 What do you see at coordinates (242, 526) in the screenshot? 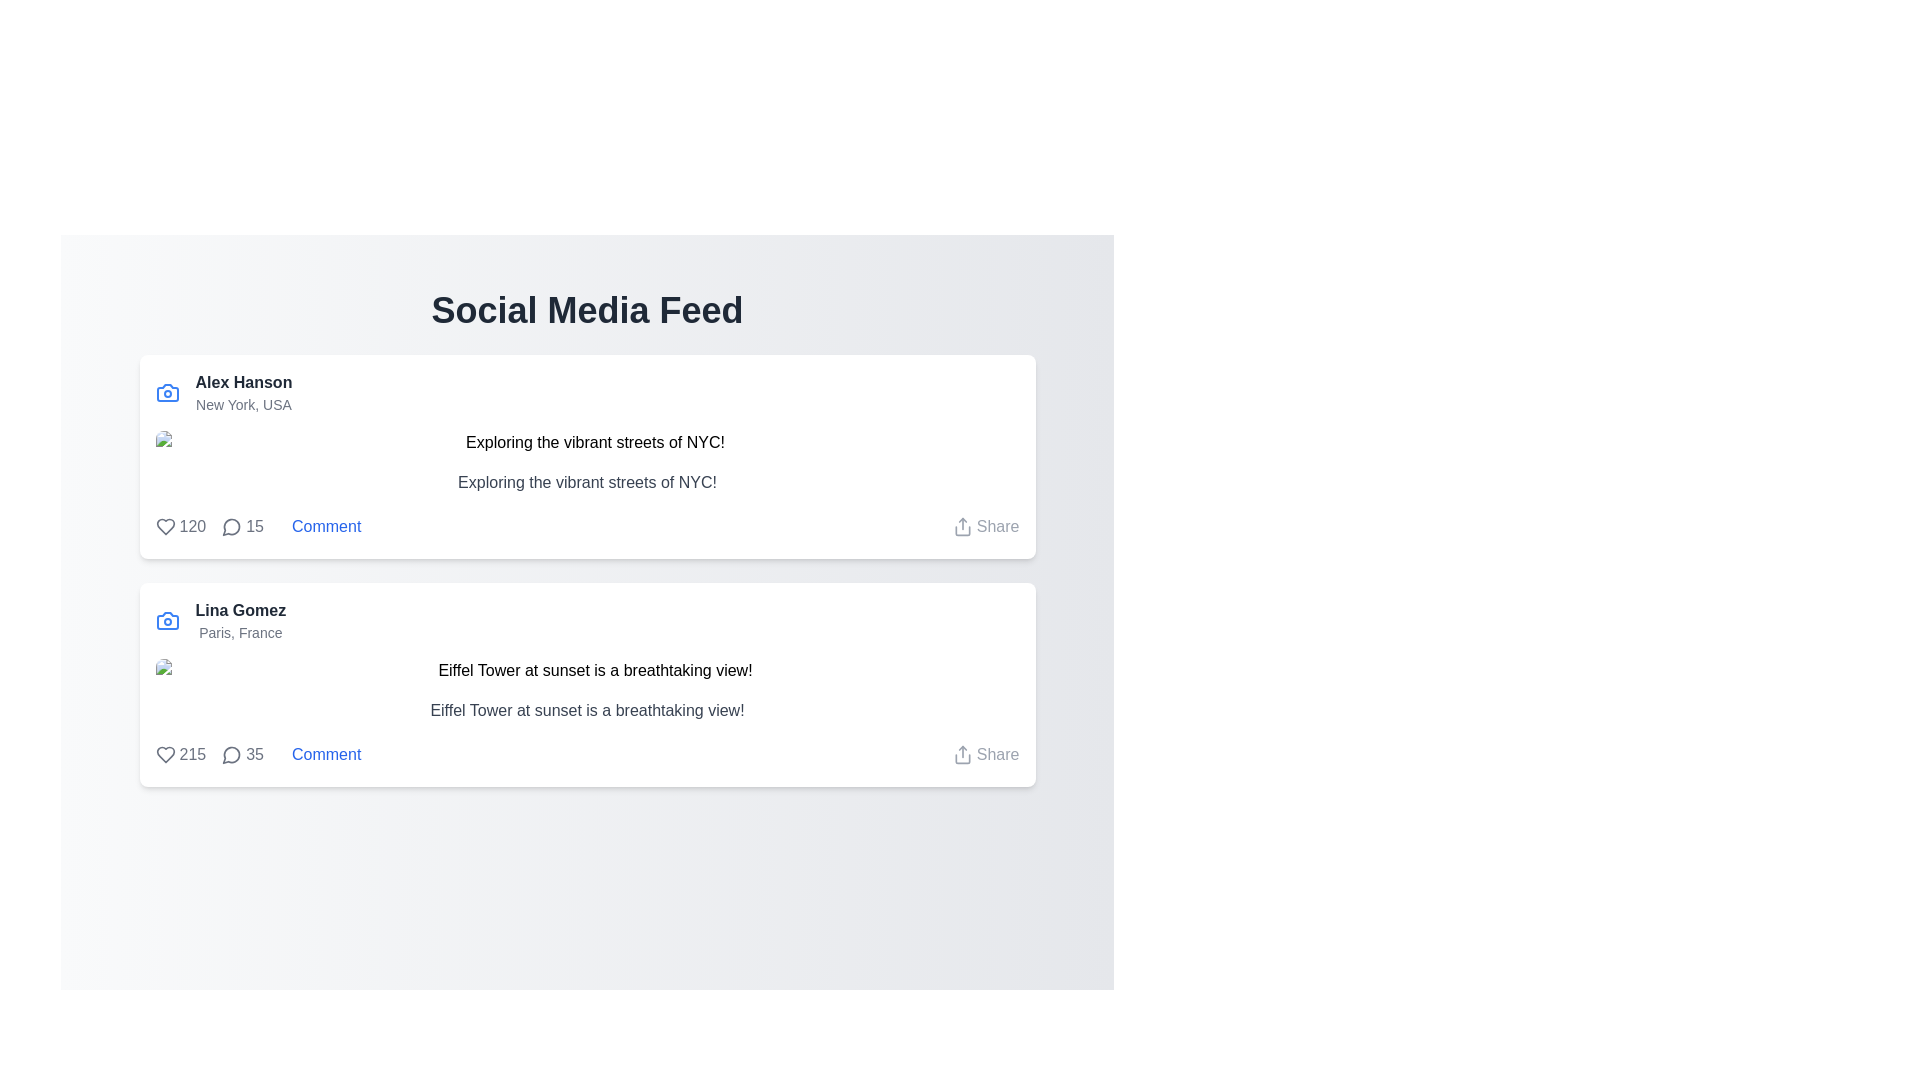
I see `comment count displayed as '15' next to the chat bubble icon, which is the second item in a horizontal group at the bottom of the first social media post card` at bounding box center [242, 526].